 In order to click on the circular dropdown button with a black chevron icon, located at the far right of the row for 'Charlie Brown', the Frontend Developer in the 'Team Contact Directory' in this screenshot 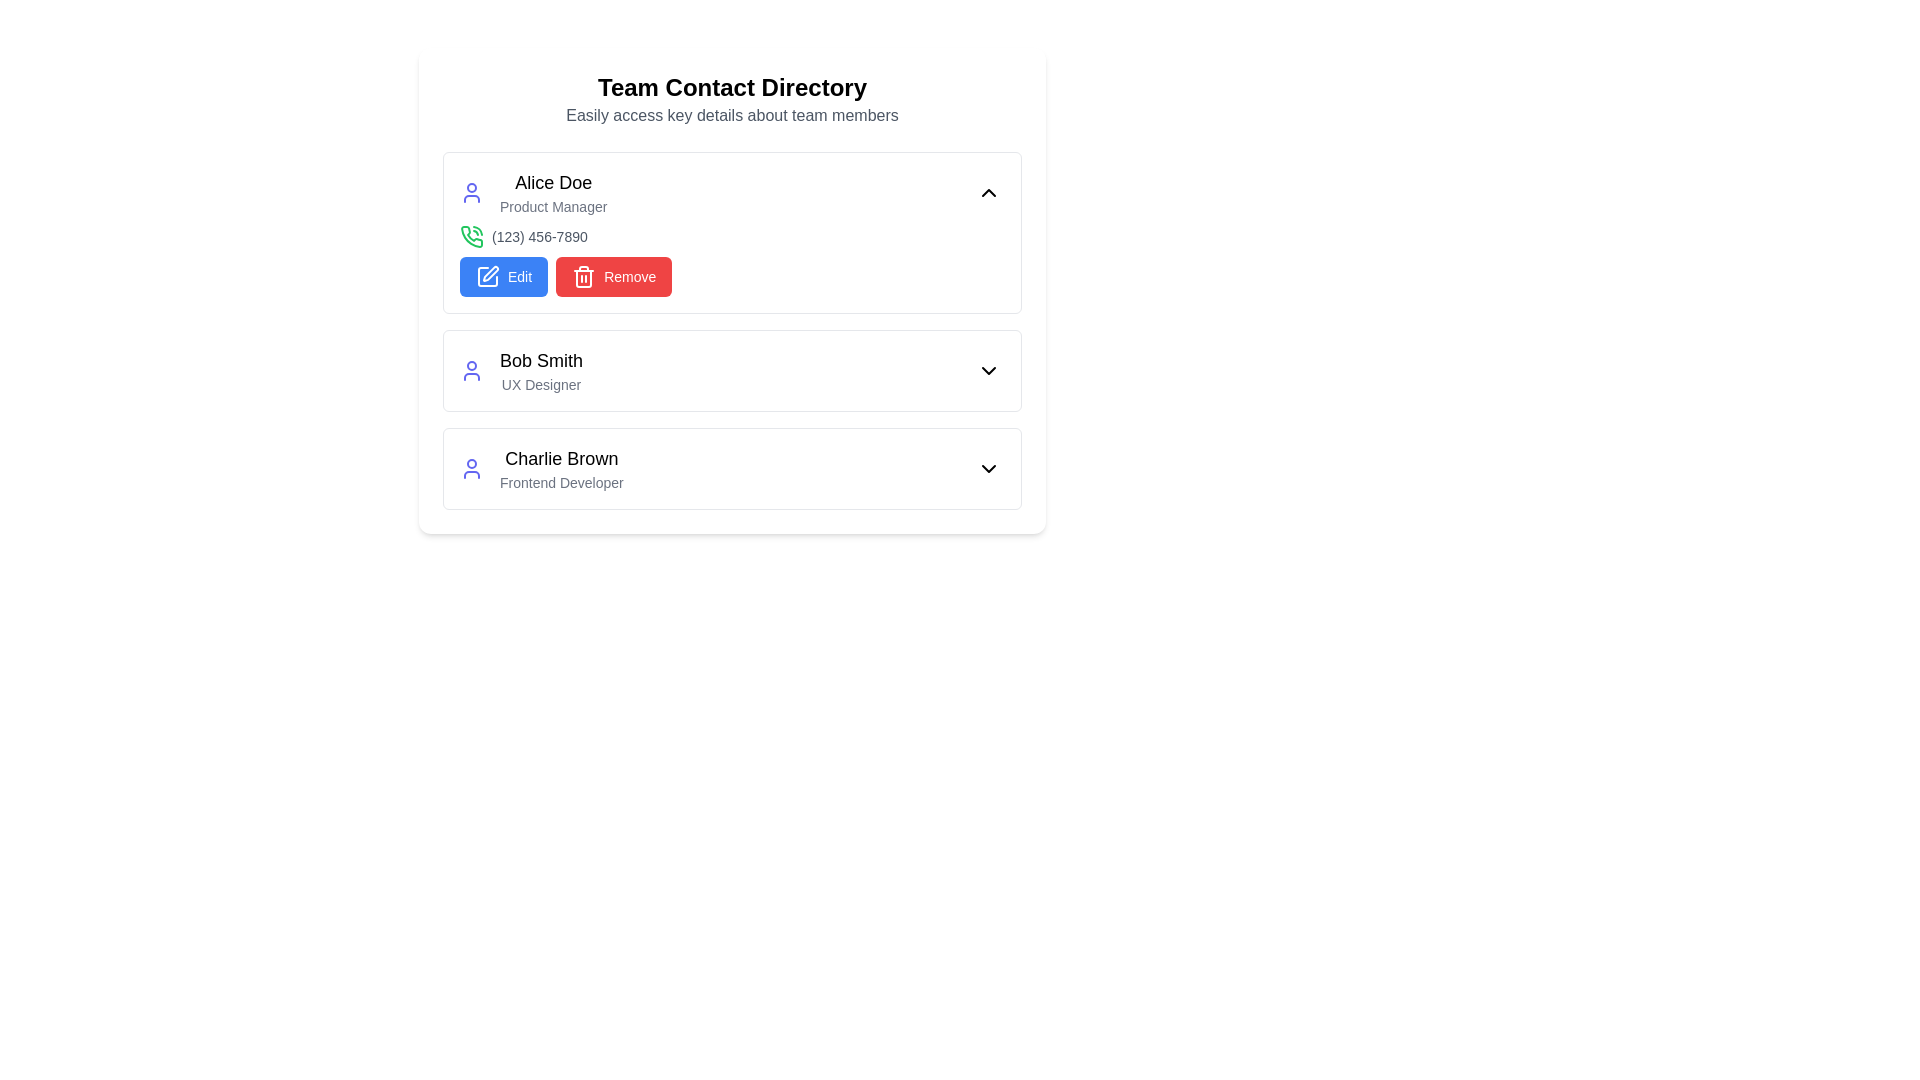, I will do `click(988, 469)`.